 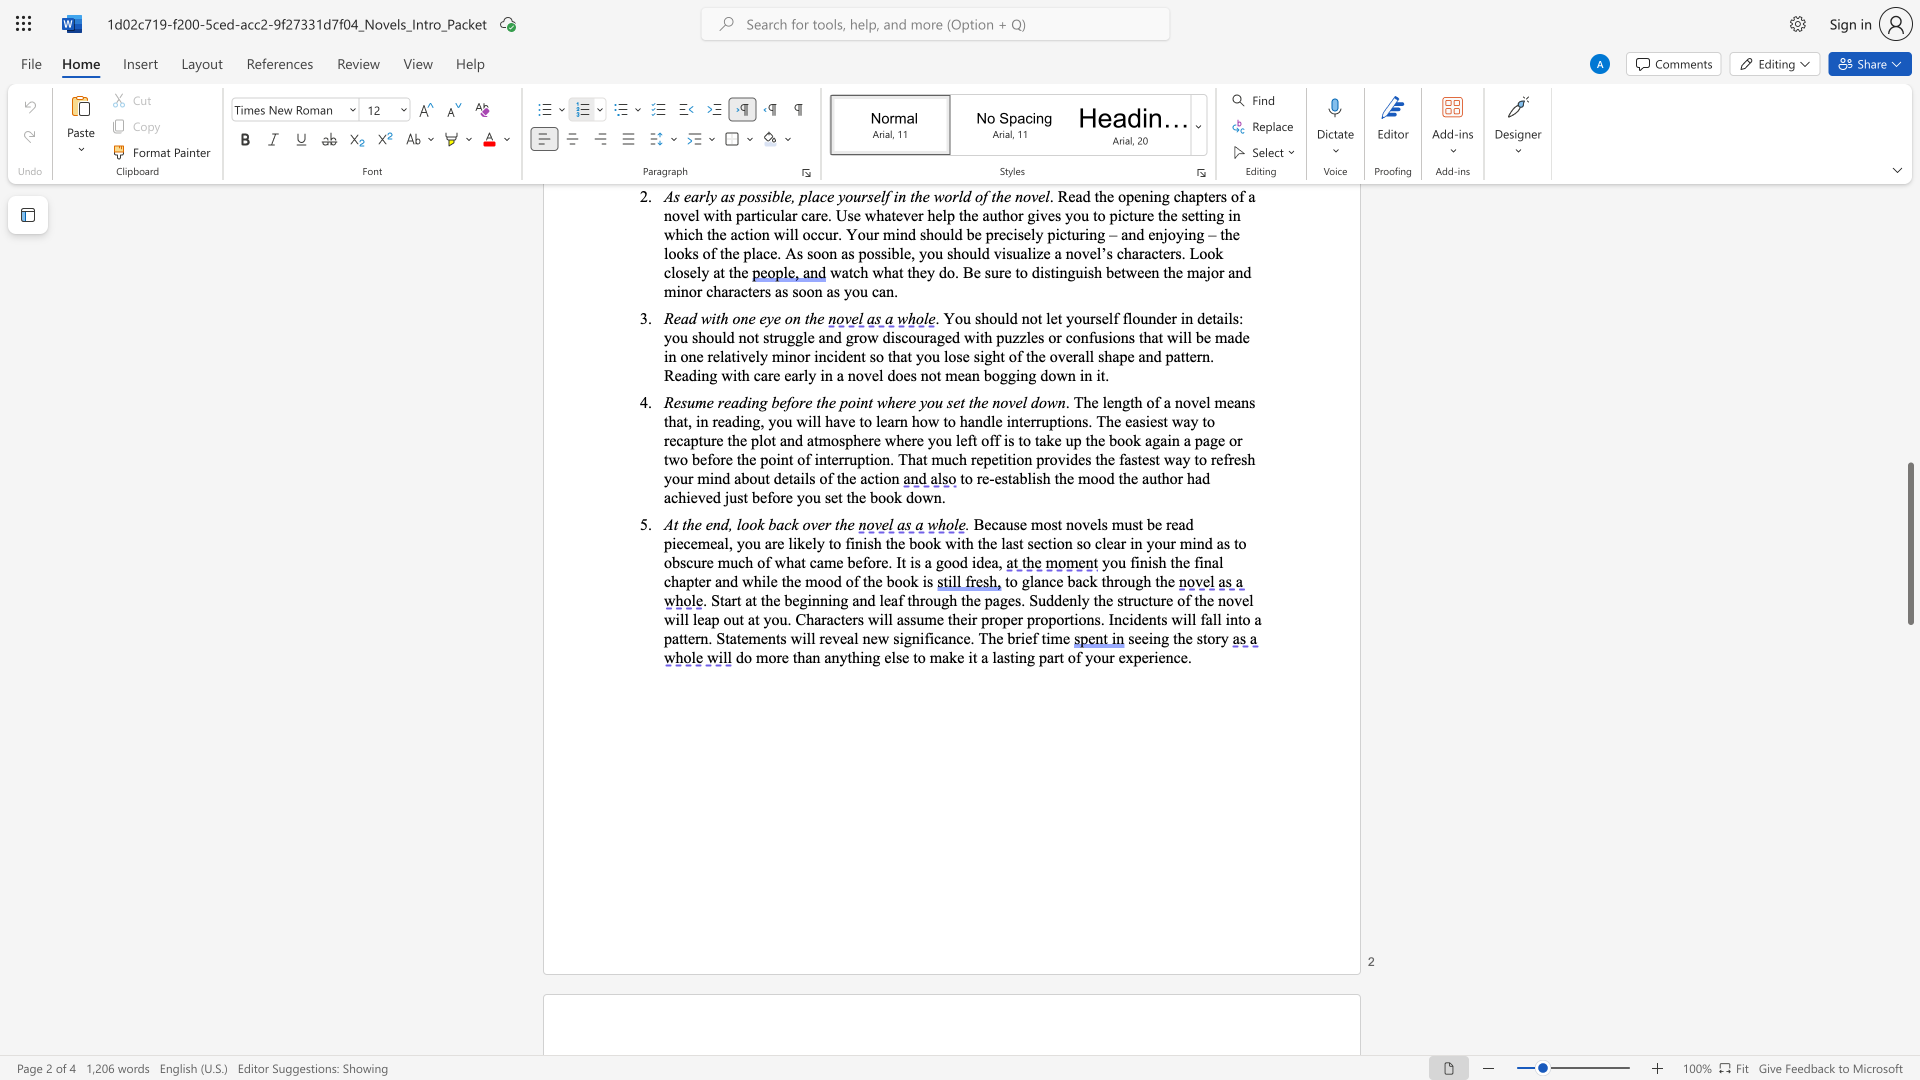 What do you see at coordinates (912, 618) in the screenshot?
I see `the 5th character "s" in the text` at bounding box center [912, 618].